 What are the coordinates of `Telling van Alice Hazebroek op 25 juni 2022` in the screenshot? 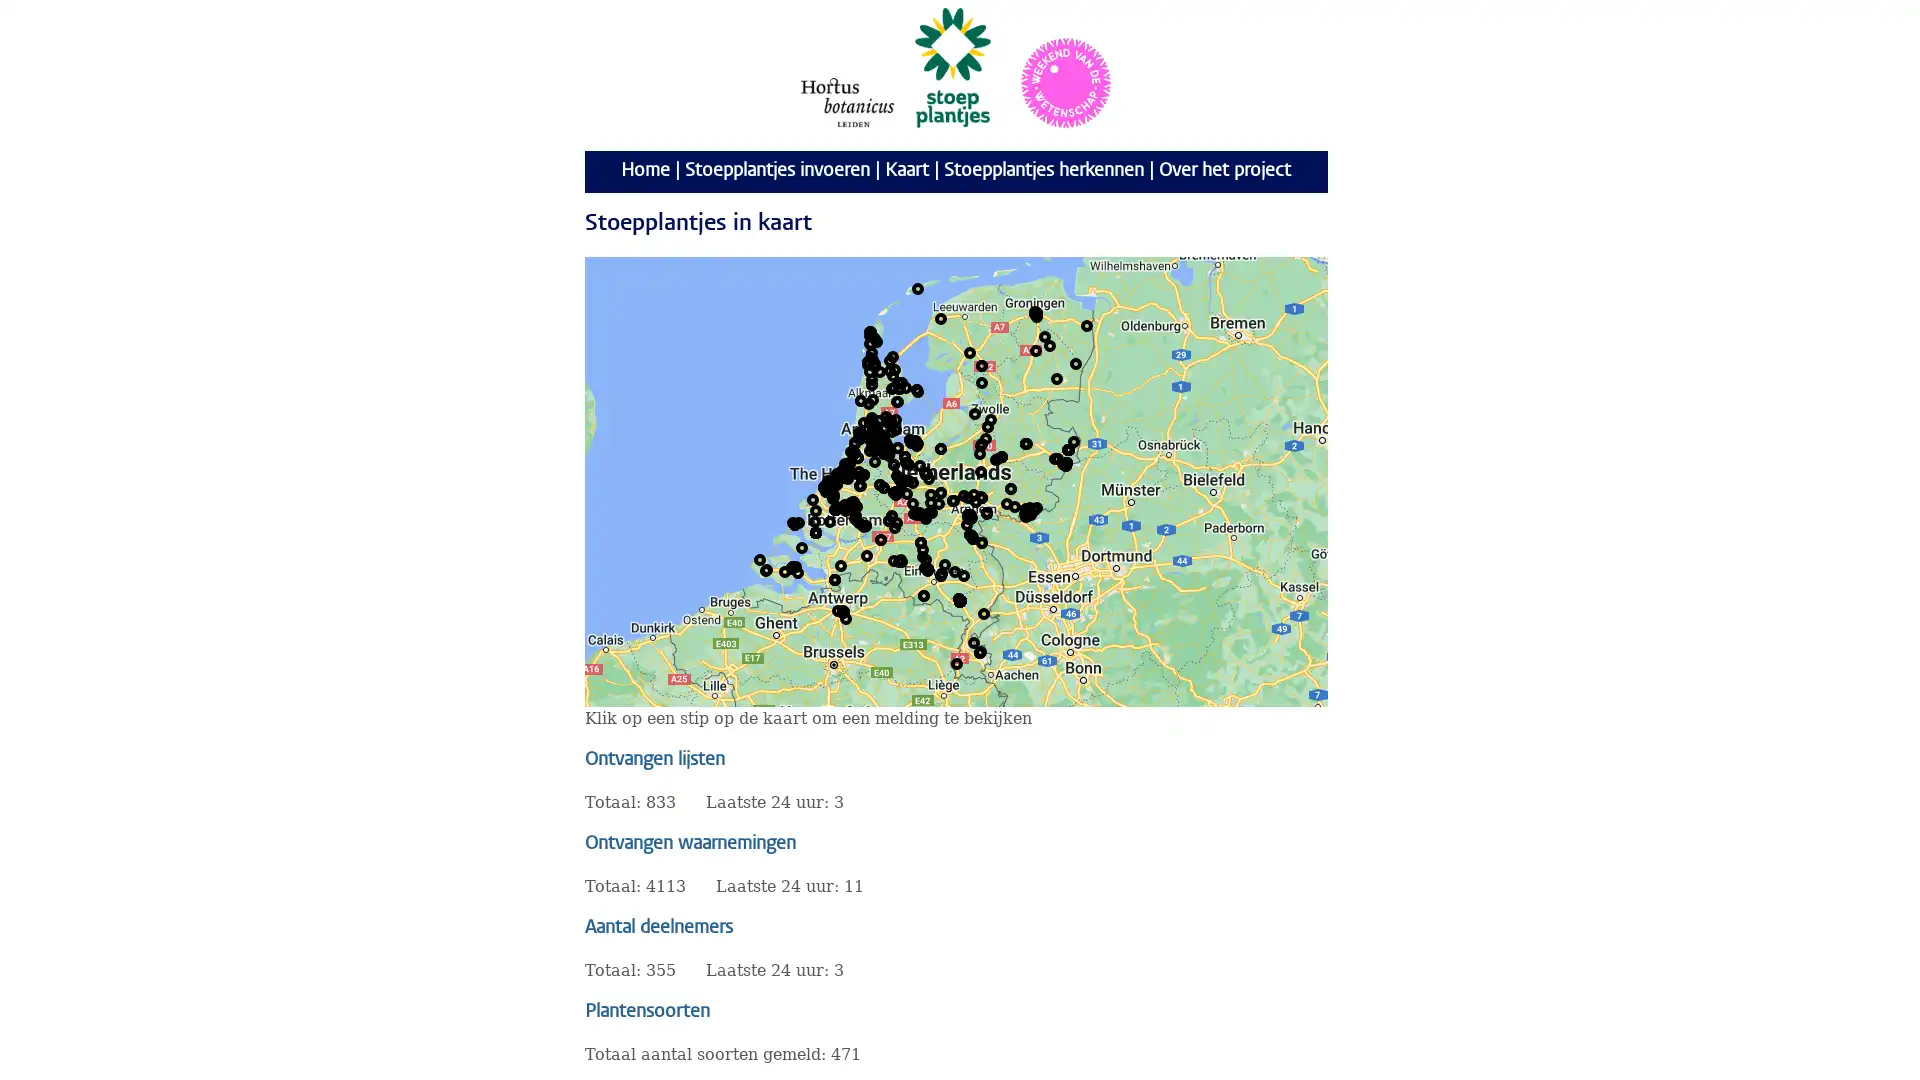 It's located at (794, 523).